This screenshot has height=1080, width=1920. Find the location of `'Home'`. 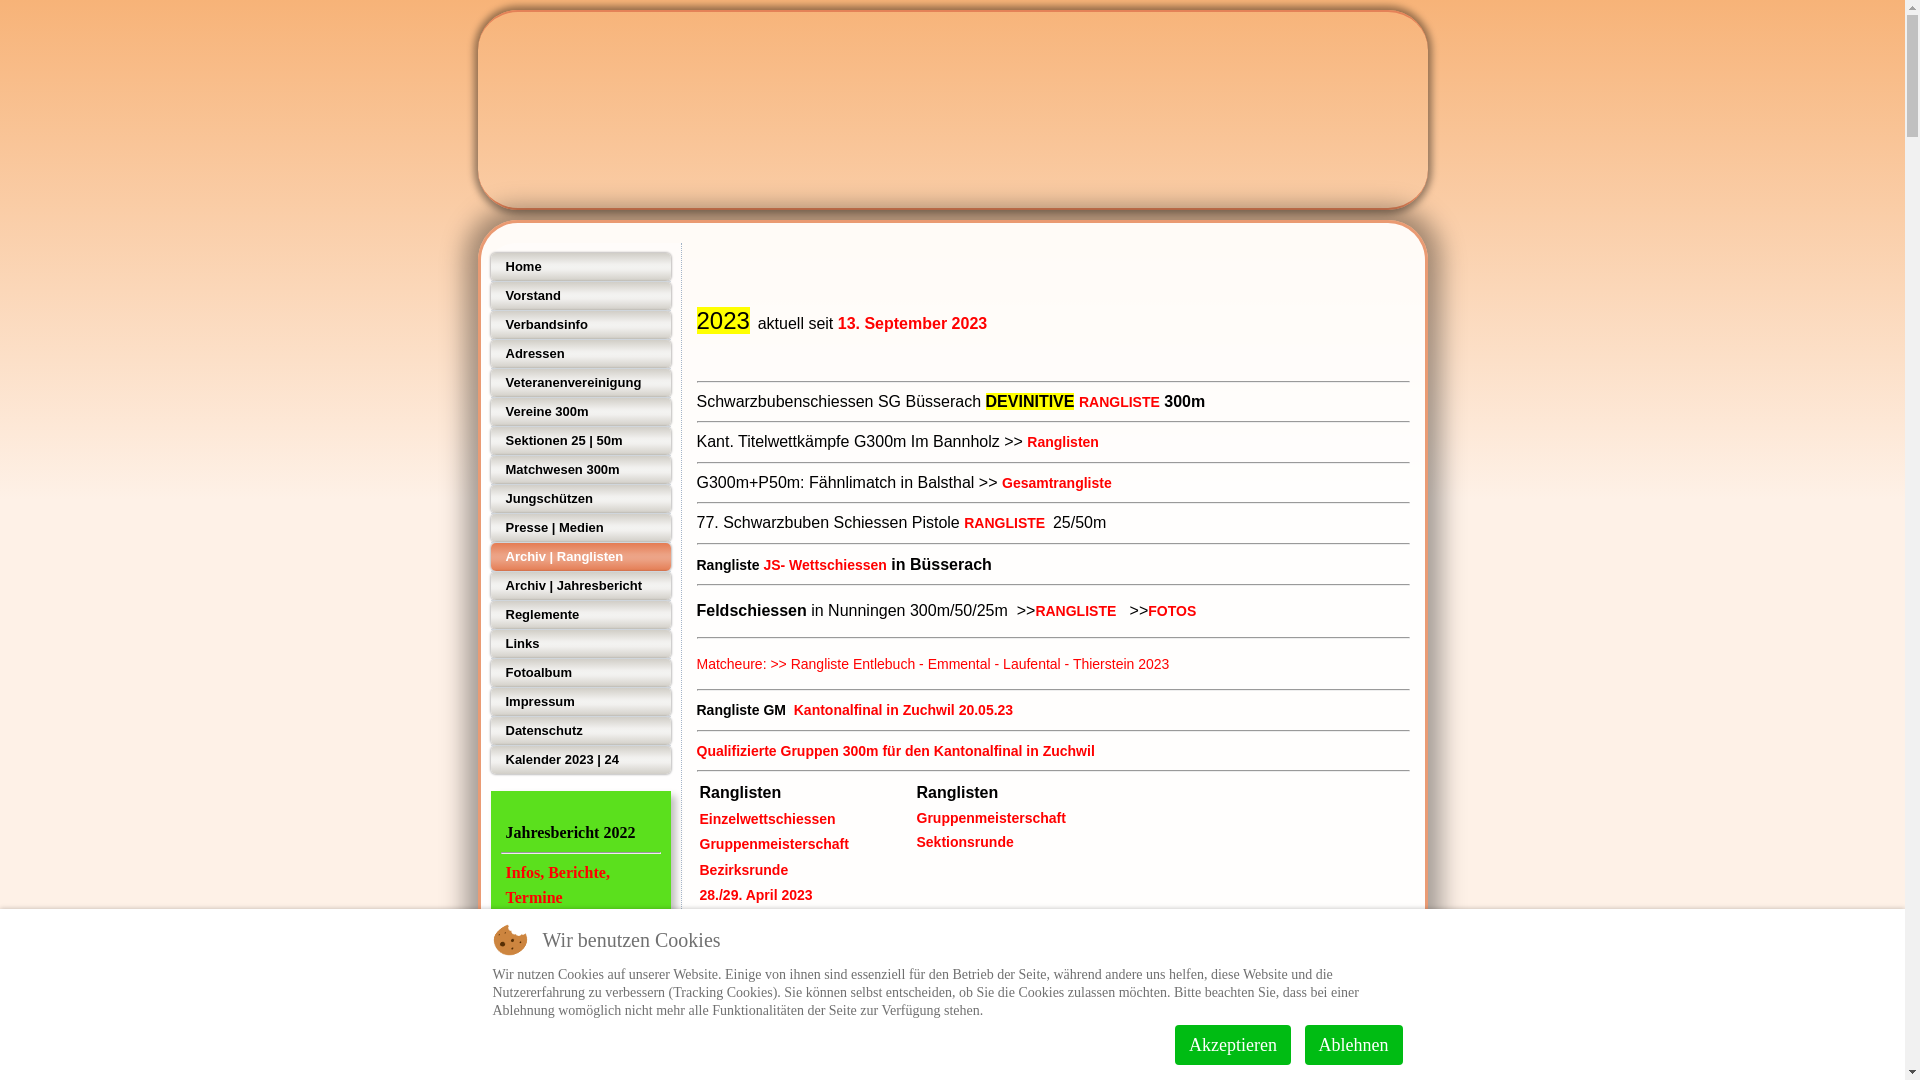

'Home' is located at coordinates (489, 265).